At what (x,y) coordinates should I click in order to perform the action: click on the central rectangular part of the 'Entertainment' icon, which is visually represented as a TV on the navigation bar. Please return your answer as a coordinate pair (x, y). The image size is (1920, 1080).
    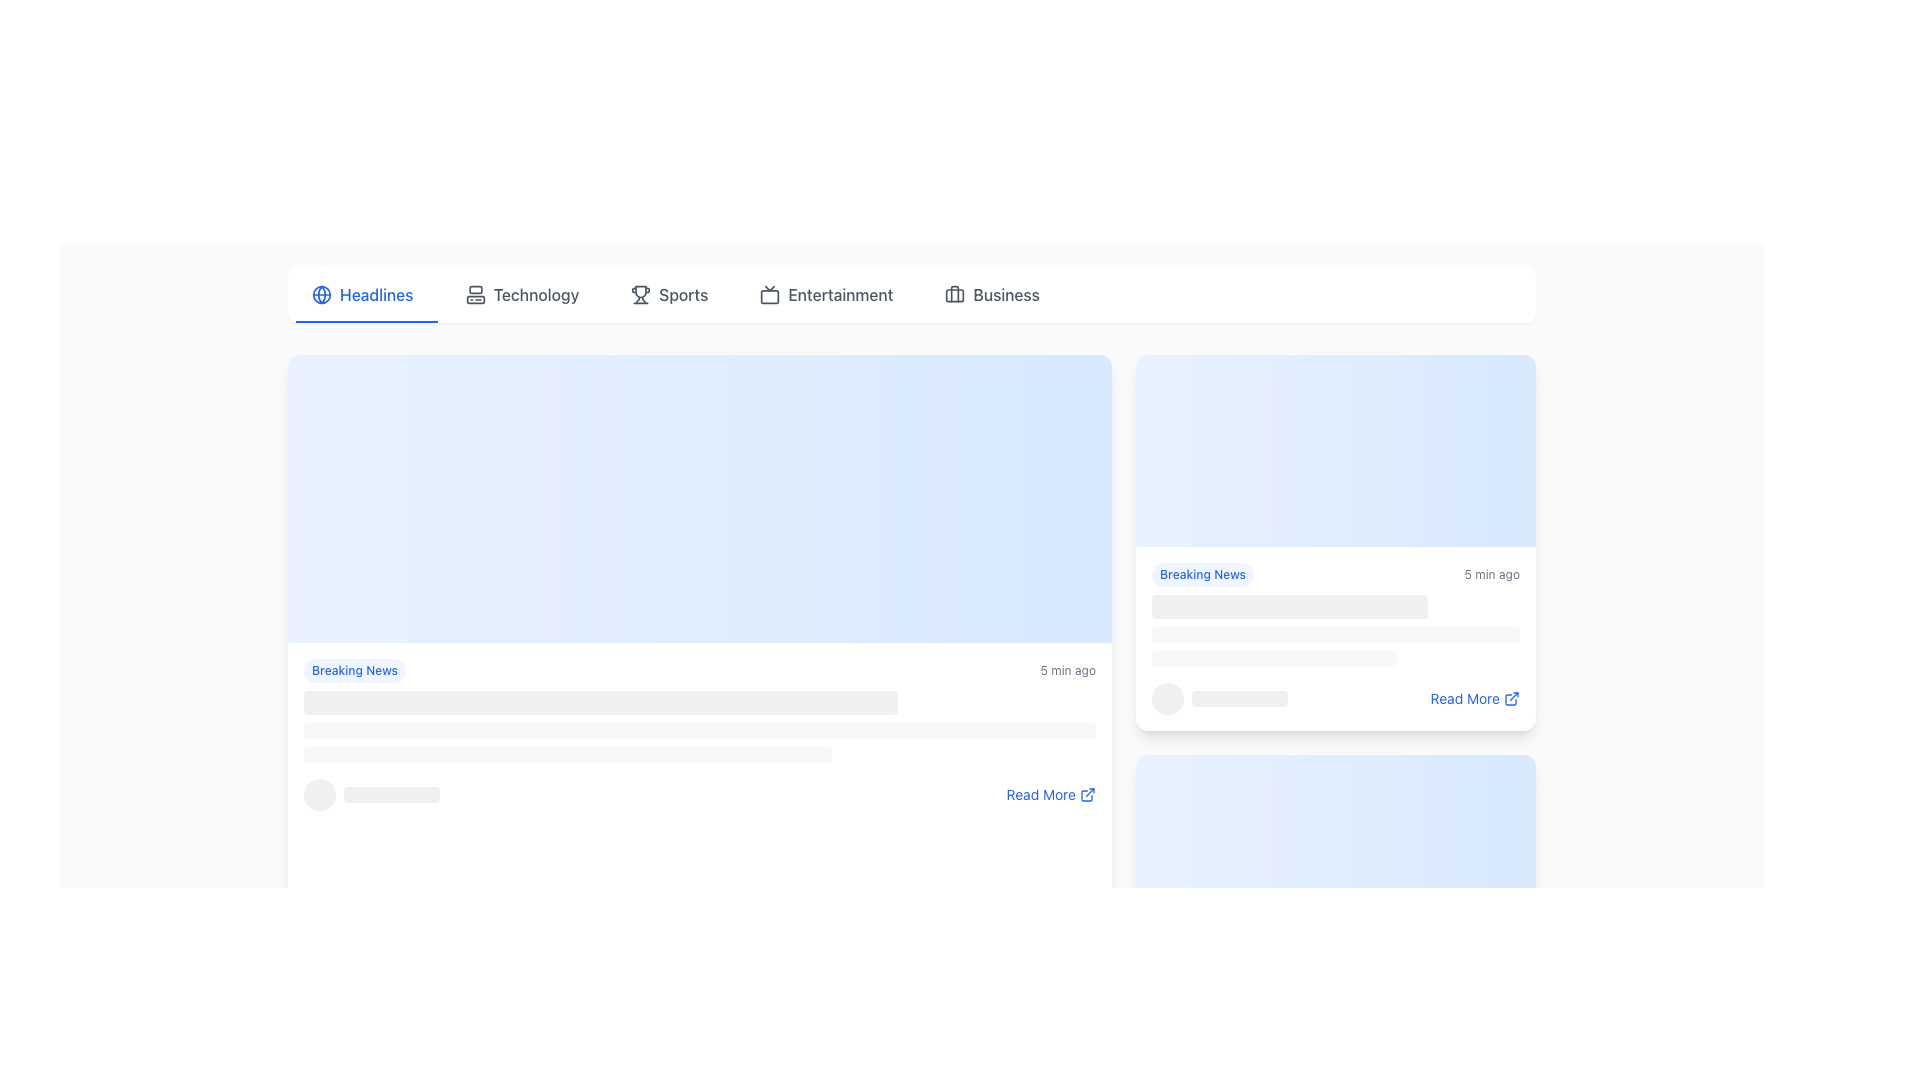
    Looking at the image, I should click on (769, 297).